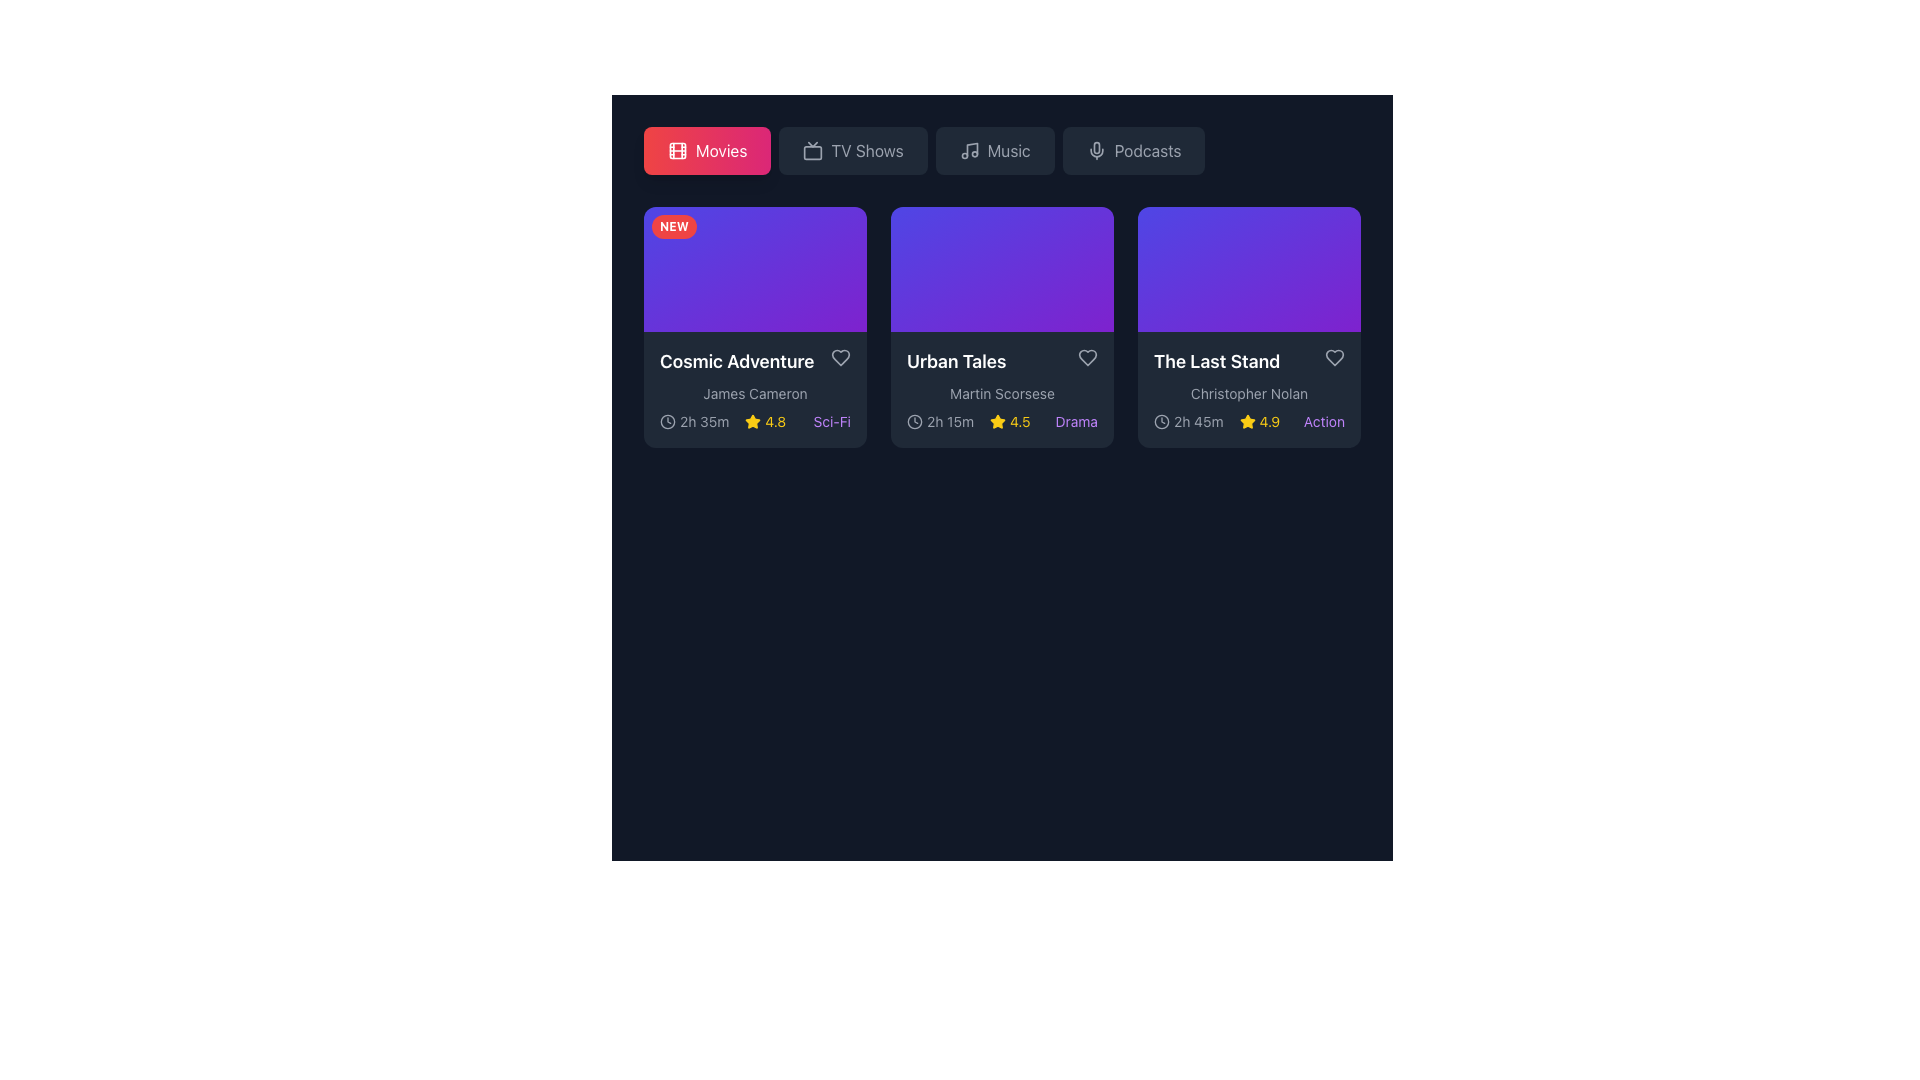  What do you see at coordinates (832, 421) in the screenshot?
I see `text label 'Sci-Fi' which is styled with a purple font color and located in the card interface of the movie 'Cosmic Adventure', positioned below the movie title and rating` at bounding box center [832, 421].